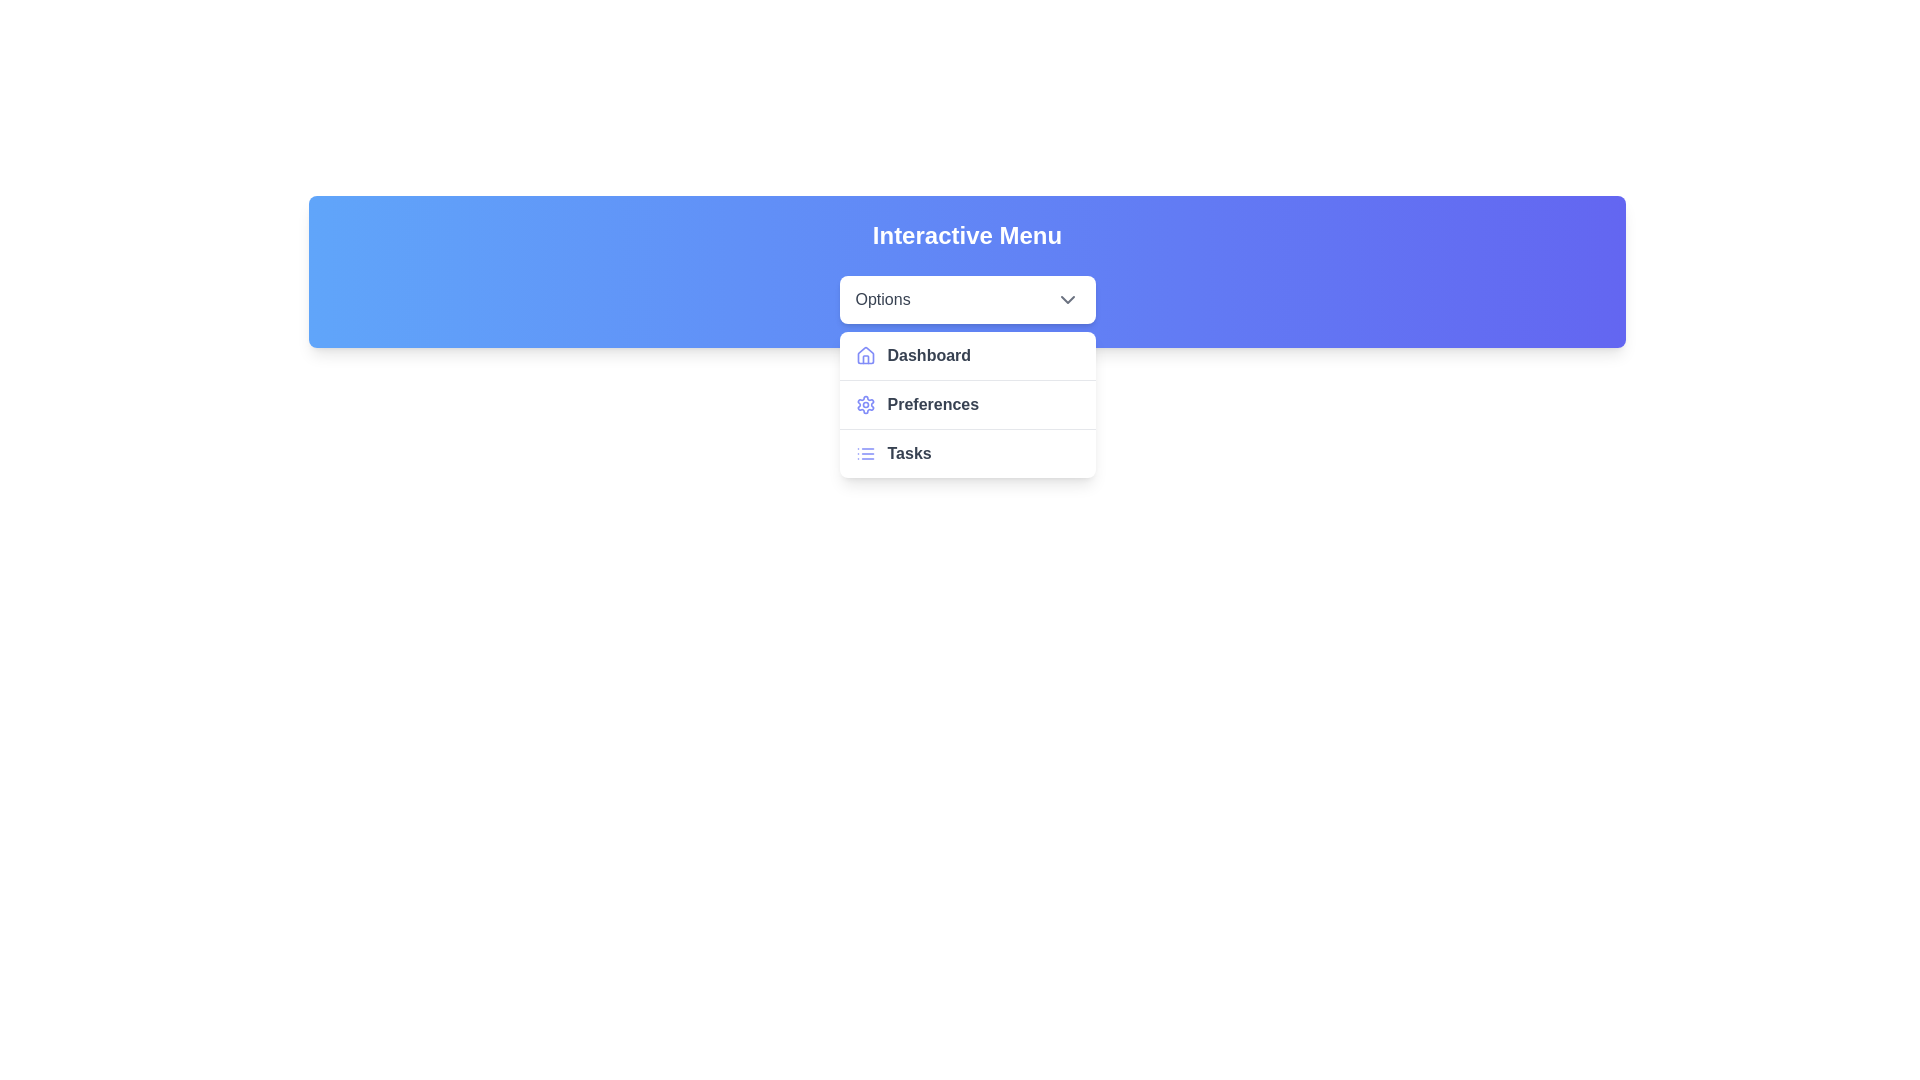 The width and height of the screenshot is (1920, 1080). Describe the element at coordinates (967, 453) in the screenshot. I see `the 'Tasks' list item in the dropdown menu` at that location.